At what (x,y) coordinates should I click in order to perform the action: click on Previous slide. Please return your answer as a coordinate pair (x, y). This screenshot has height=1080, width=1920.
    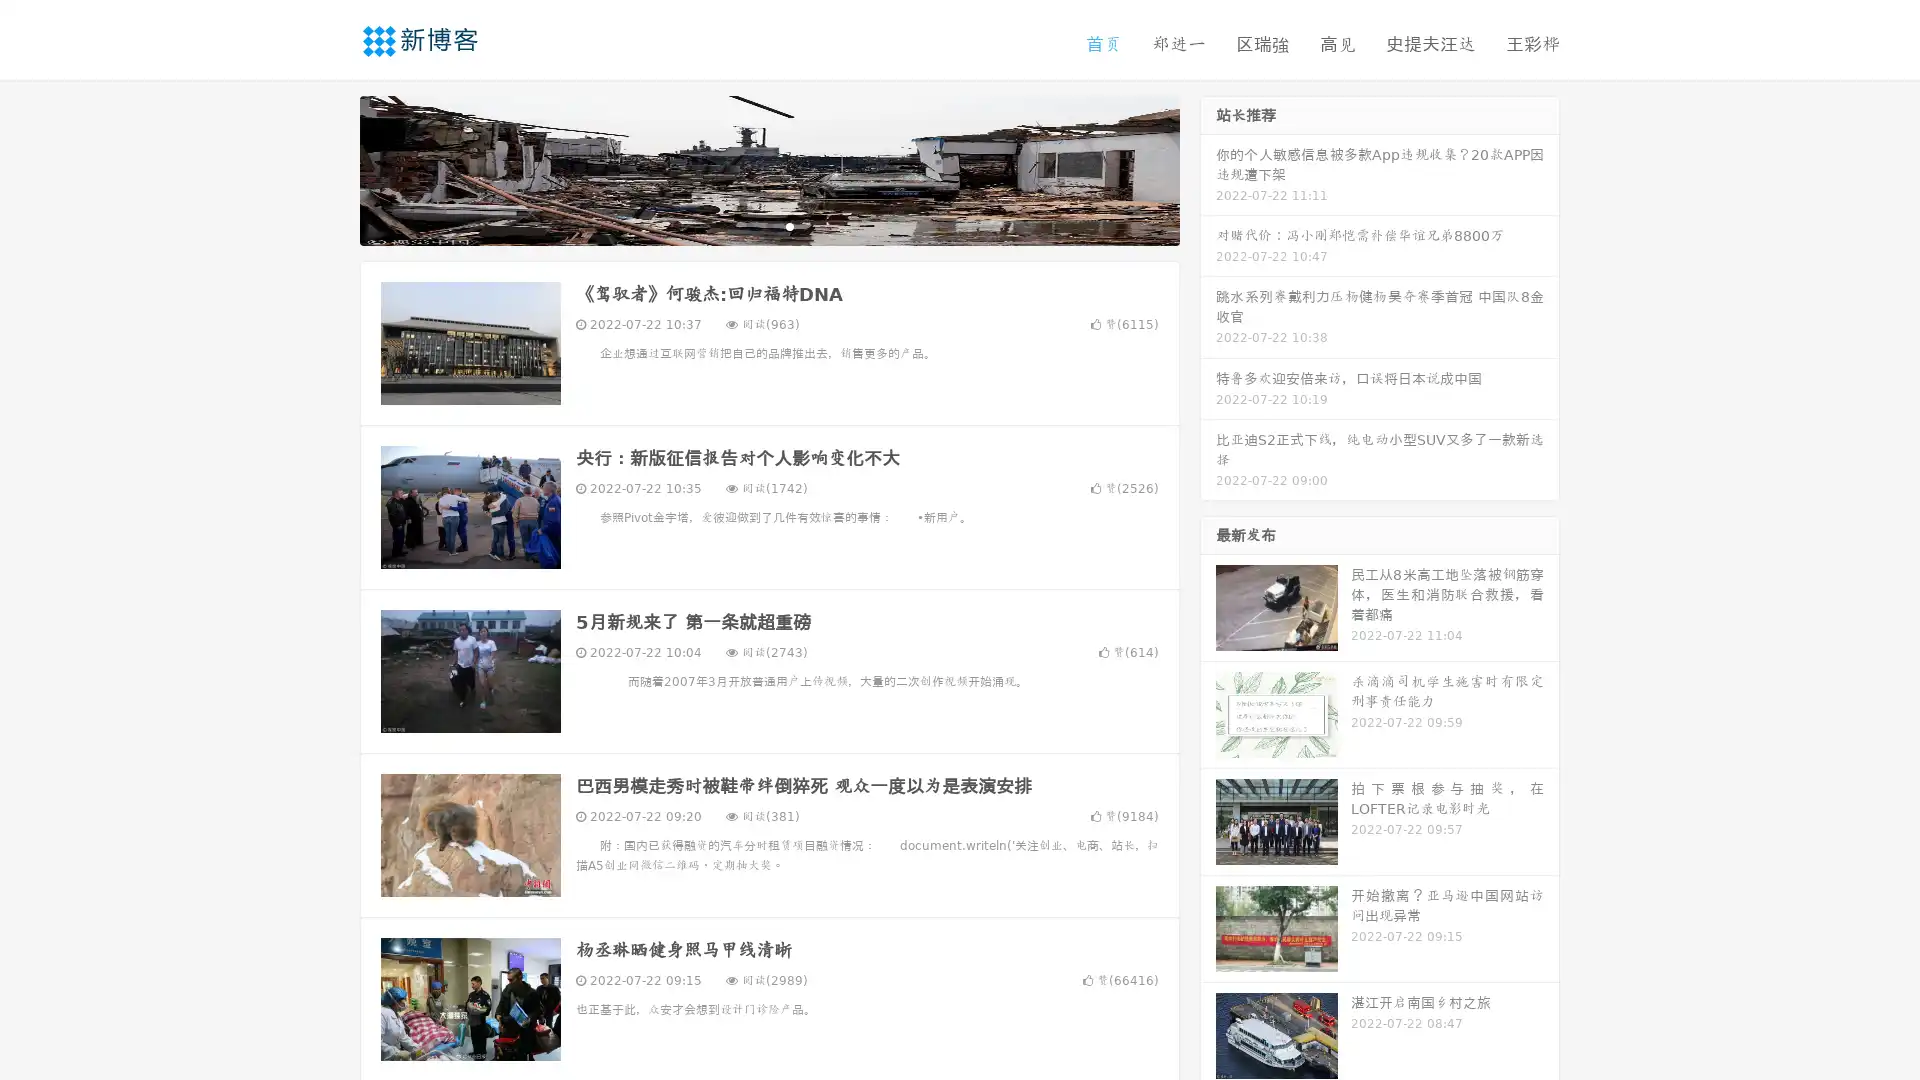
    Looking at the image, I should click on (330, 168).